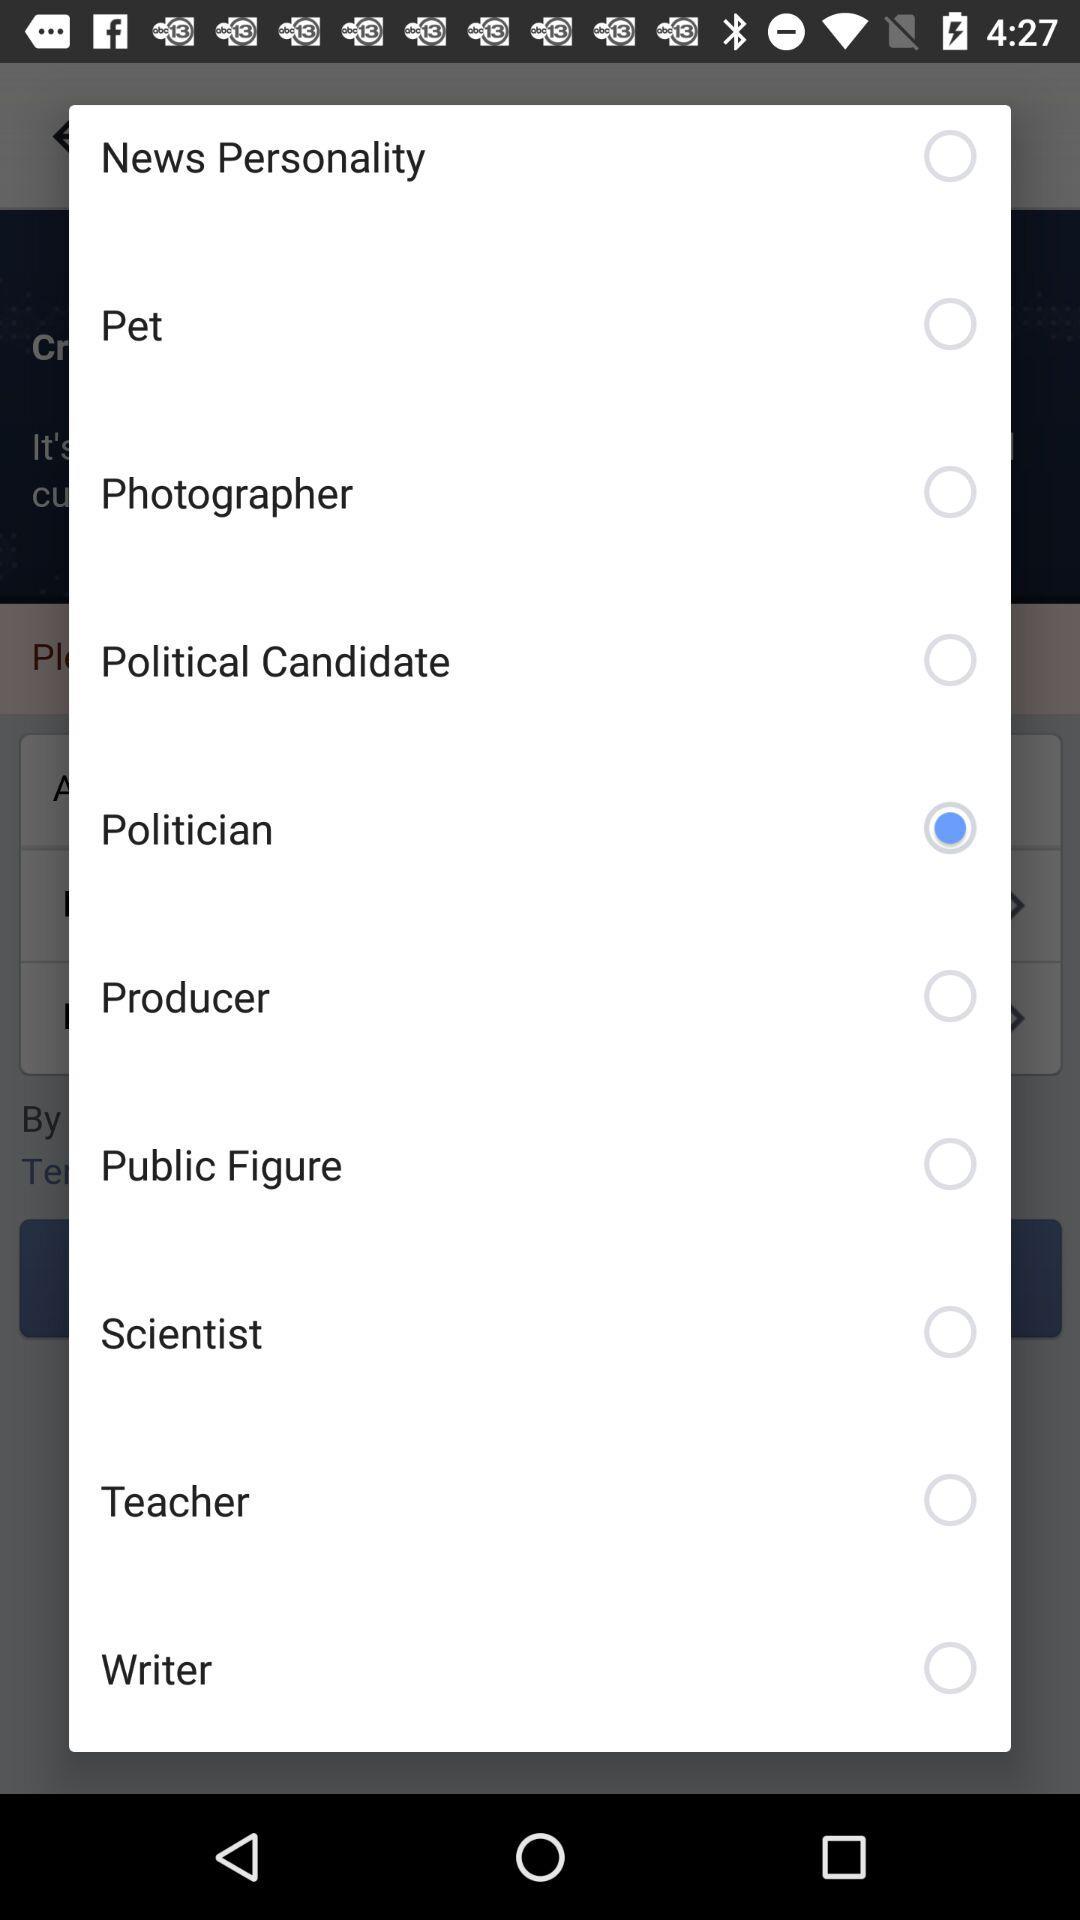  Describe the element at coordinates (540, 660) in the screenshot. I see `the icon above politician item` at that location.